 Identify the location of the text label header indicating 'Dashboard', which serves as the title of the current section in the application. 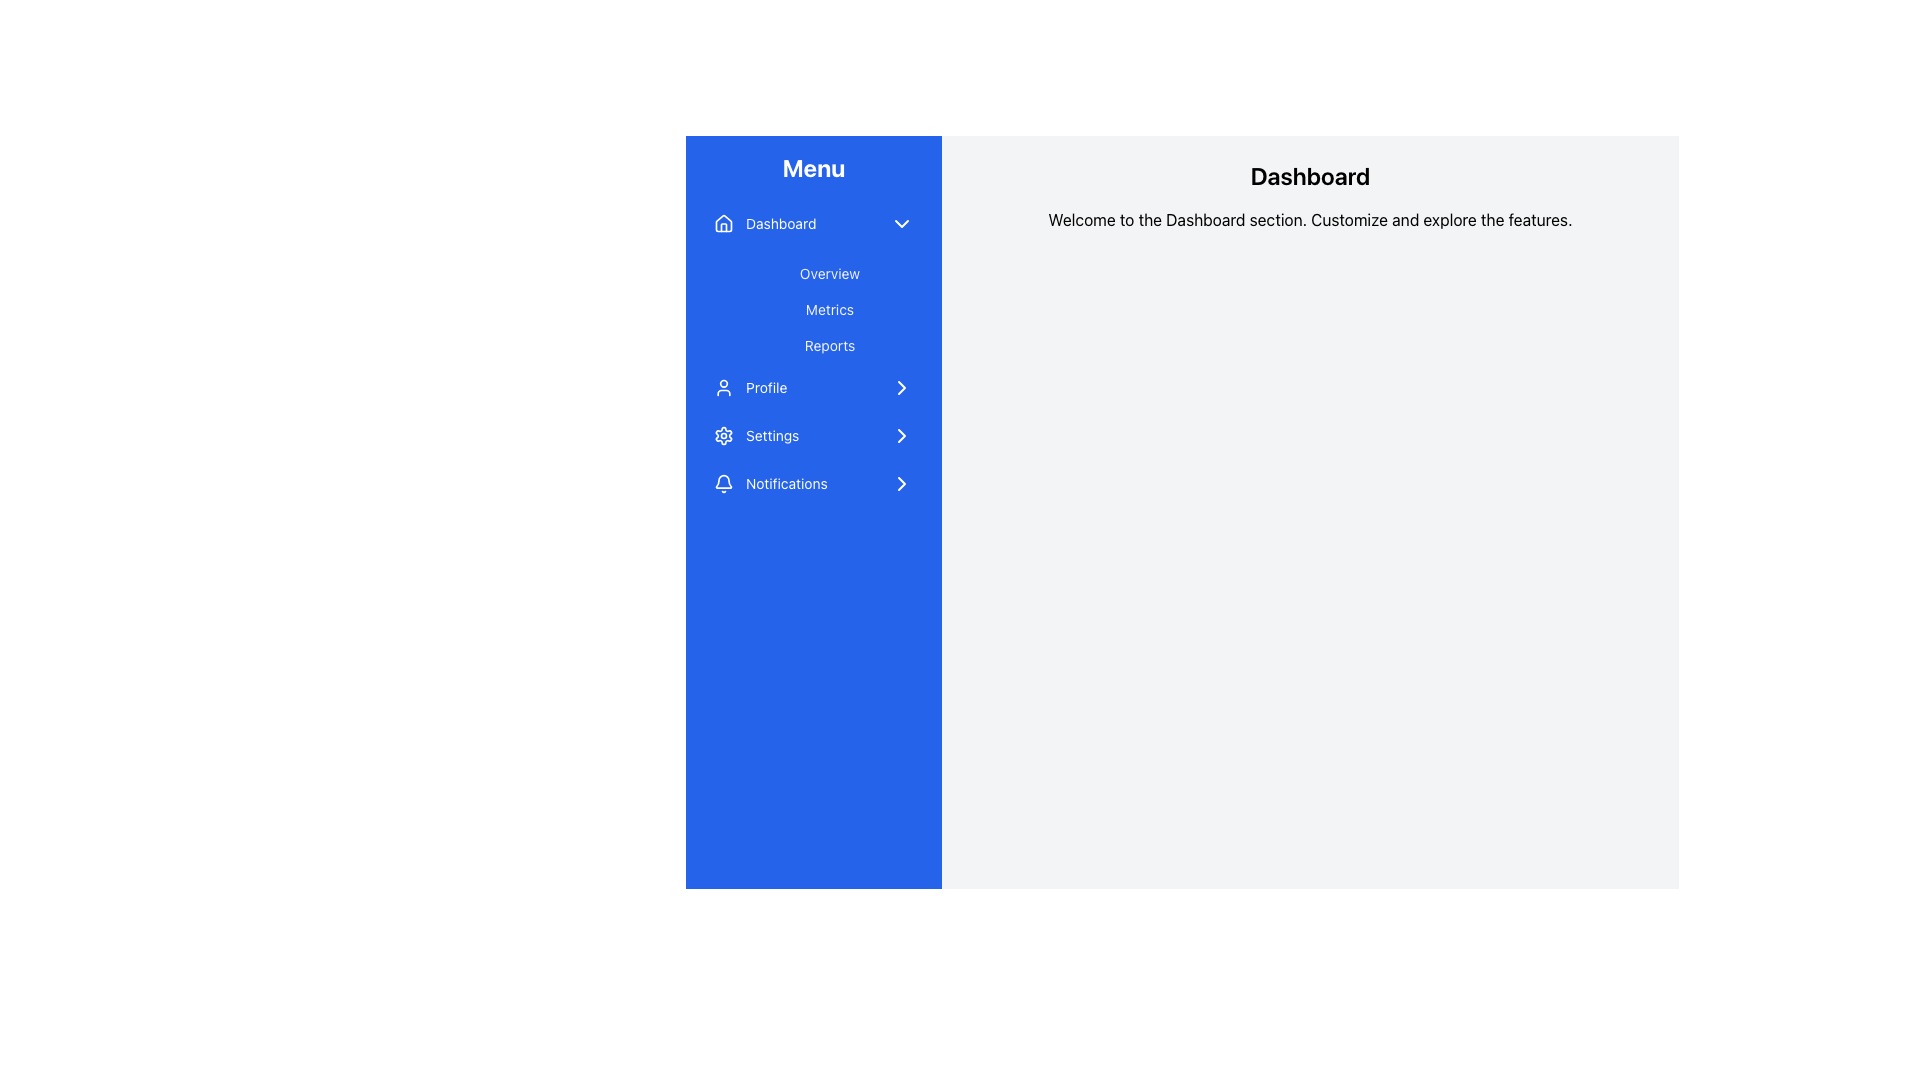
(1310, 175).